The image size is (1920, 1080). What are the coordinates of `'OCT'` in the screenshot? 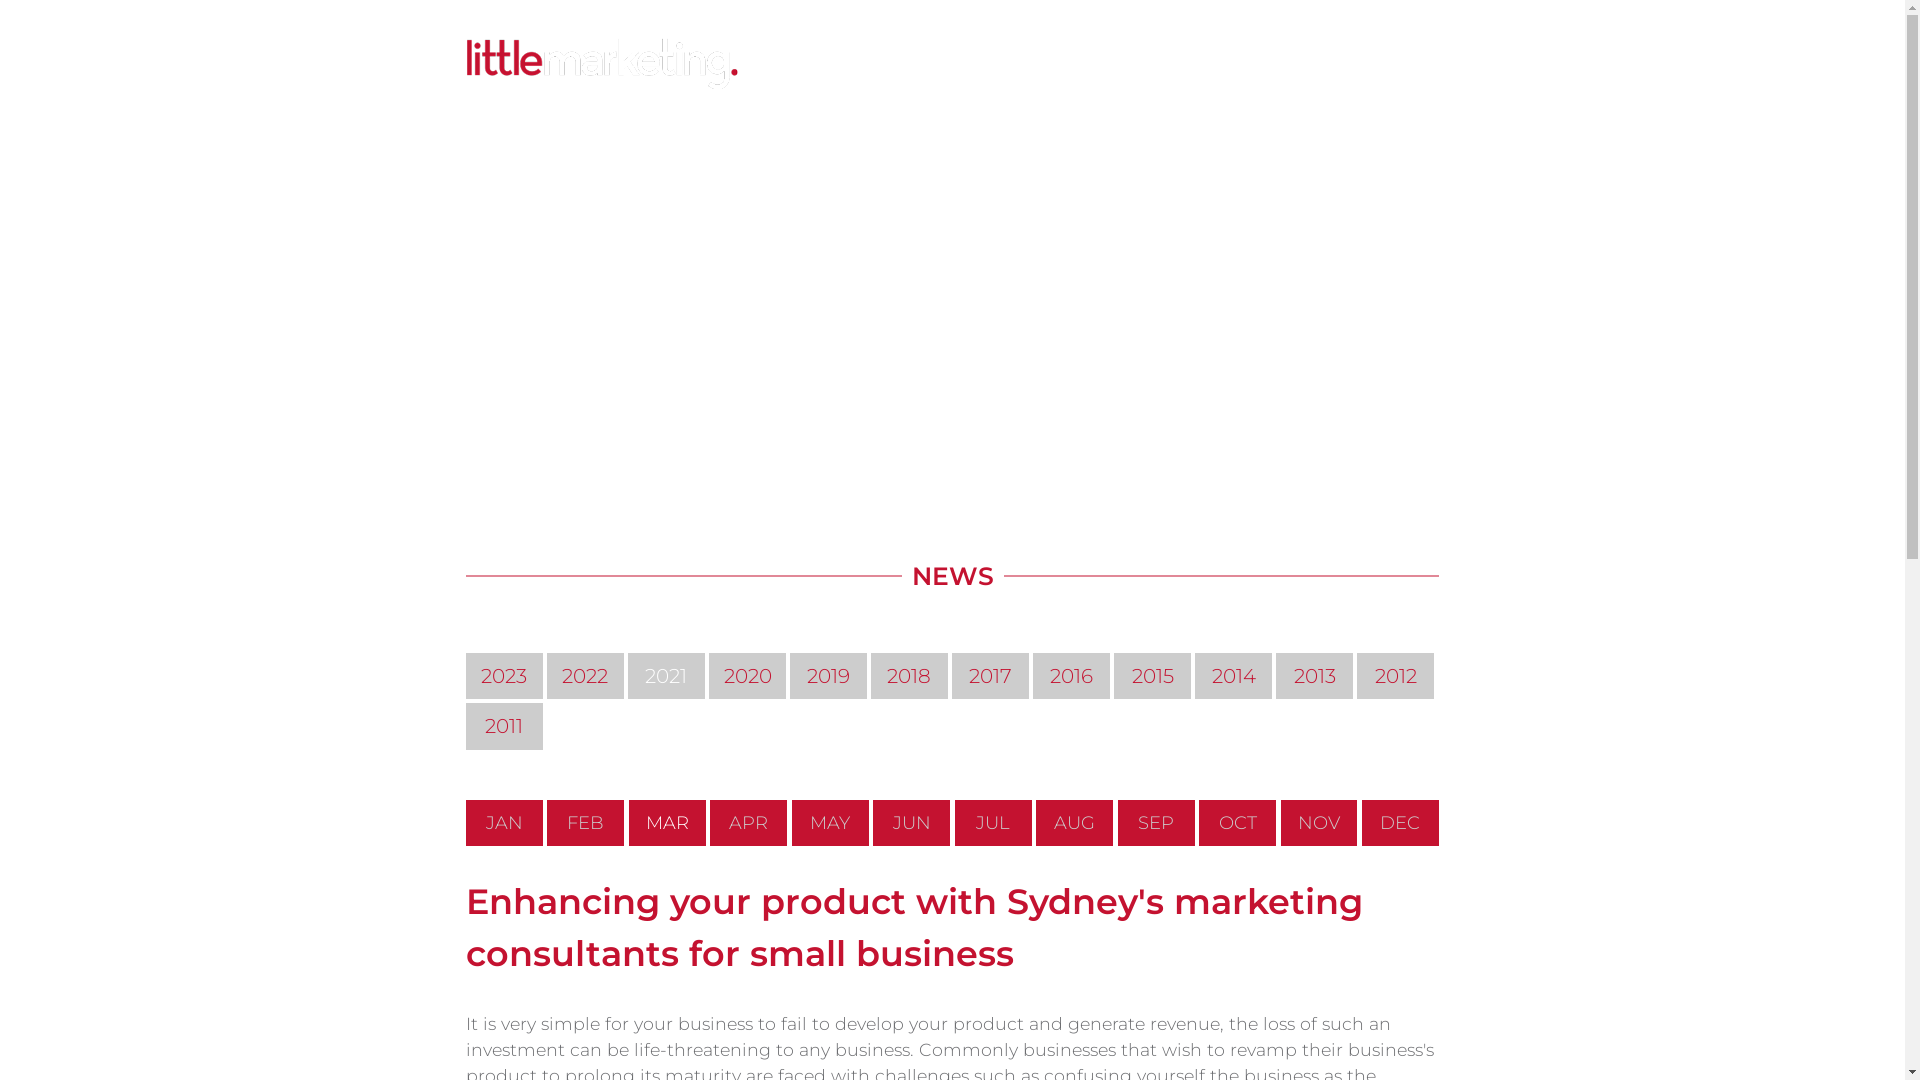 It's located at (1199, 822).